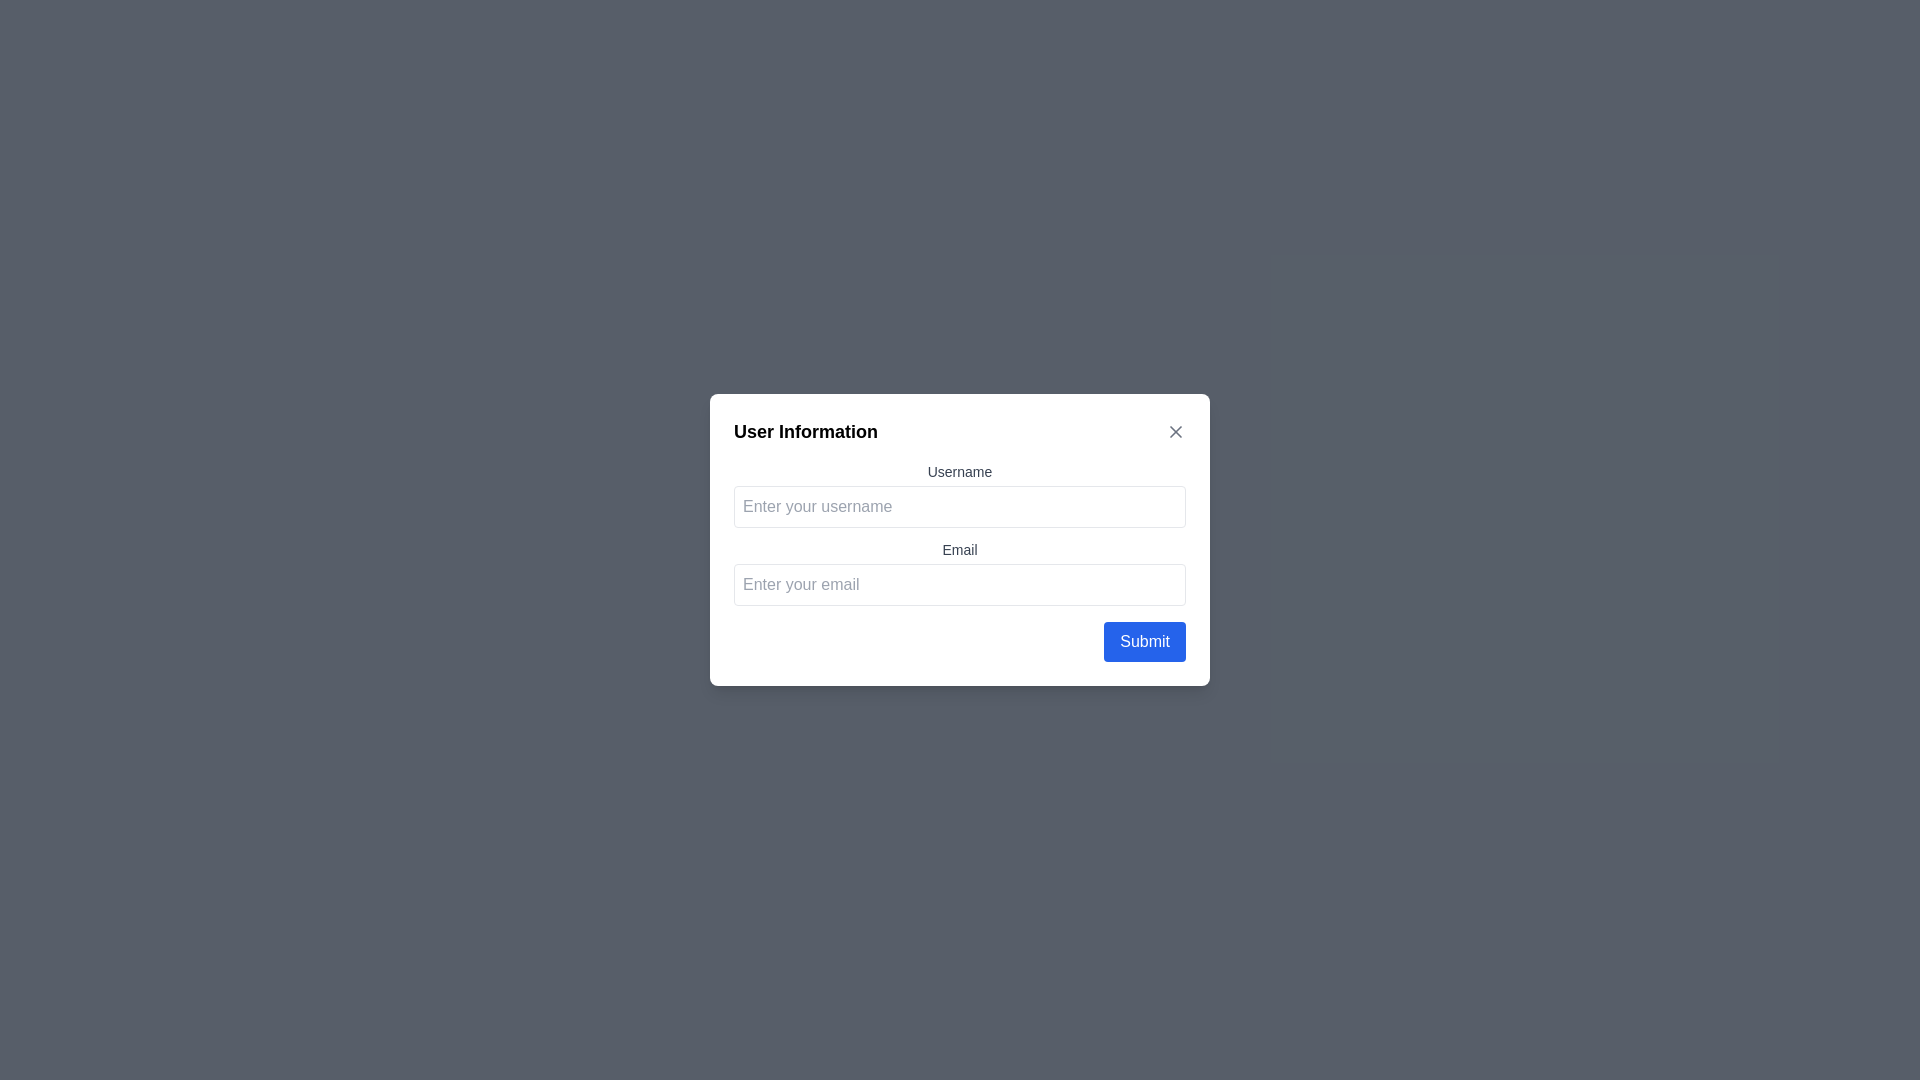 The height and width of the screenshot is (1080, 1920). Describe the element at coordinates (1145, 641) in the screenshot. I see `the 'Submit' button, which is a rectangular button with rounded corners, blue background, and white text, located at the bottom-right corner of the user input form` at that location.